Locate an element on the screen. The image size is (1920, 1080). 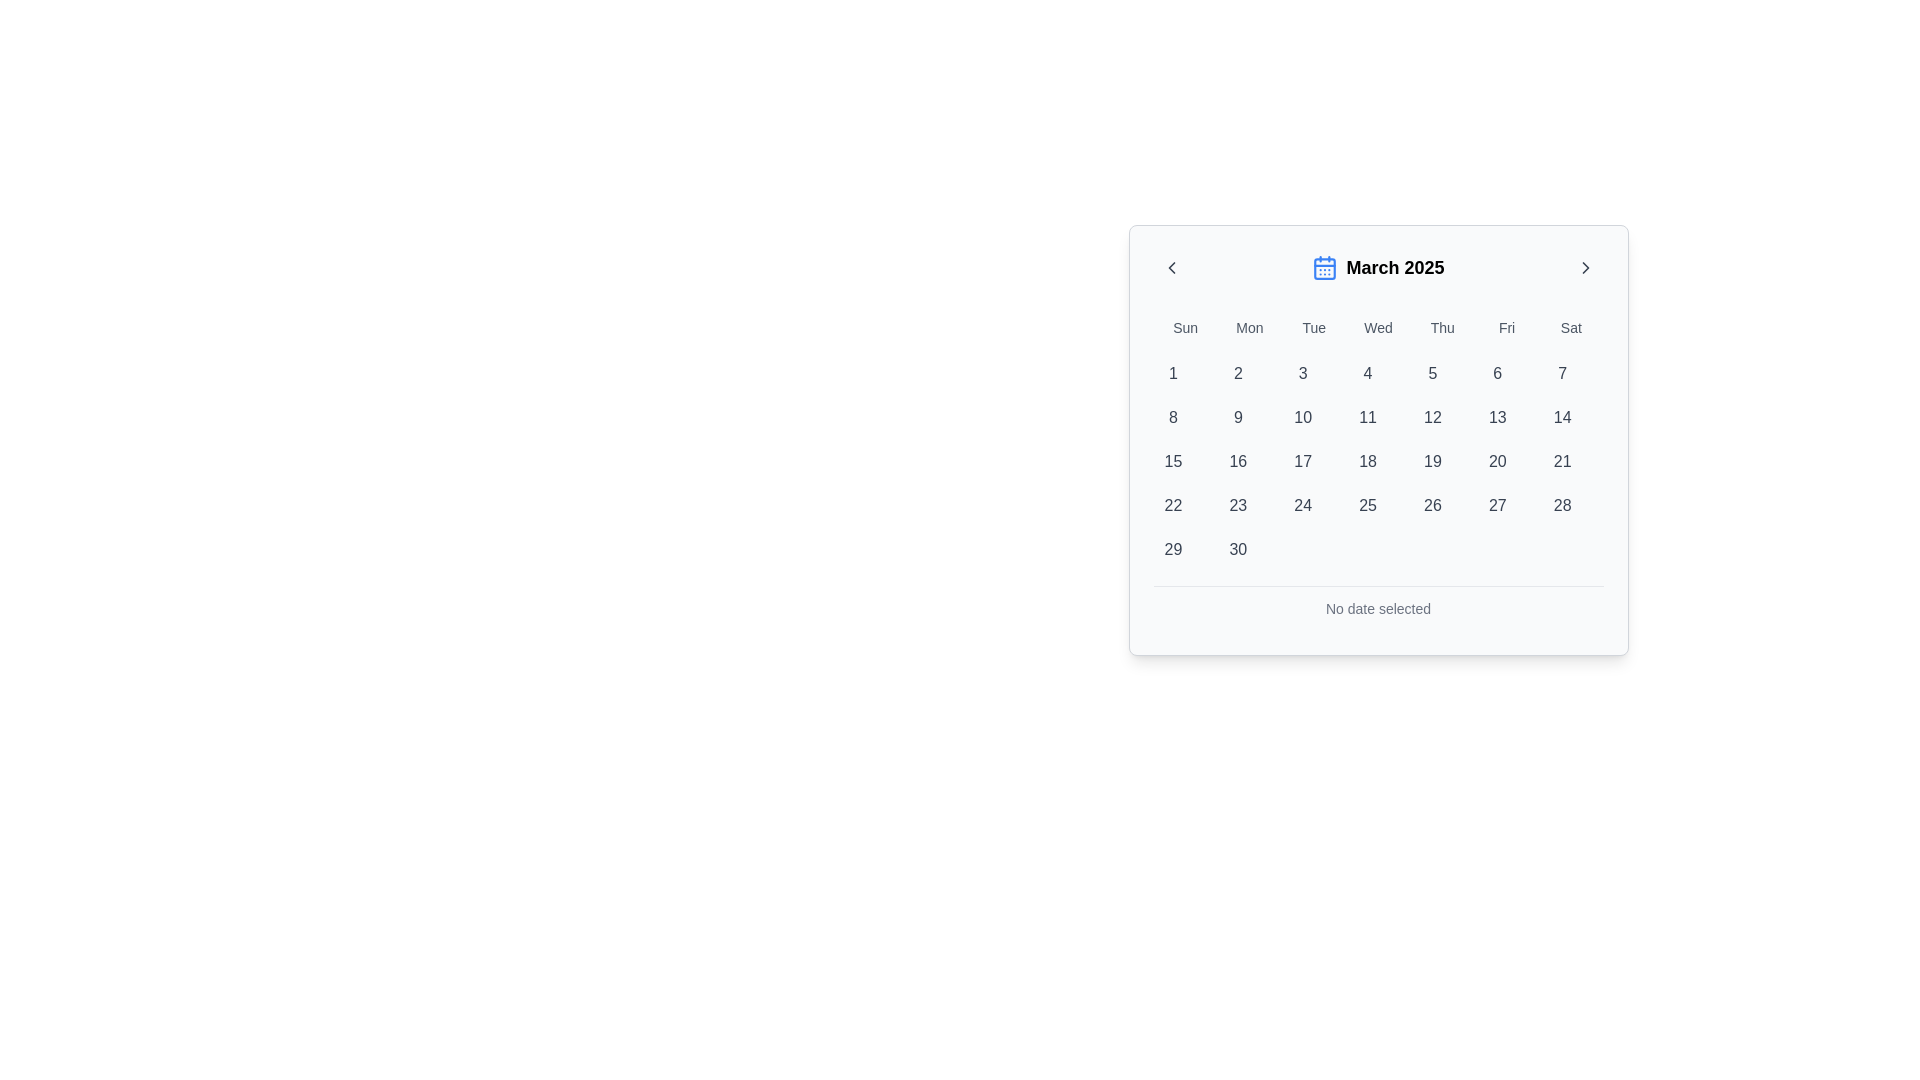
the button representing the 10th day of the month in the calendar popup is located at coordinates (1303, 416).